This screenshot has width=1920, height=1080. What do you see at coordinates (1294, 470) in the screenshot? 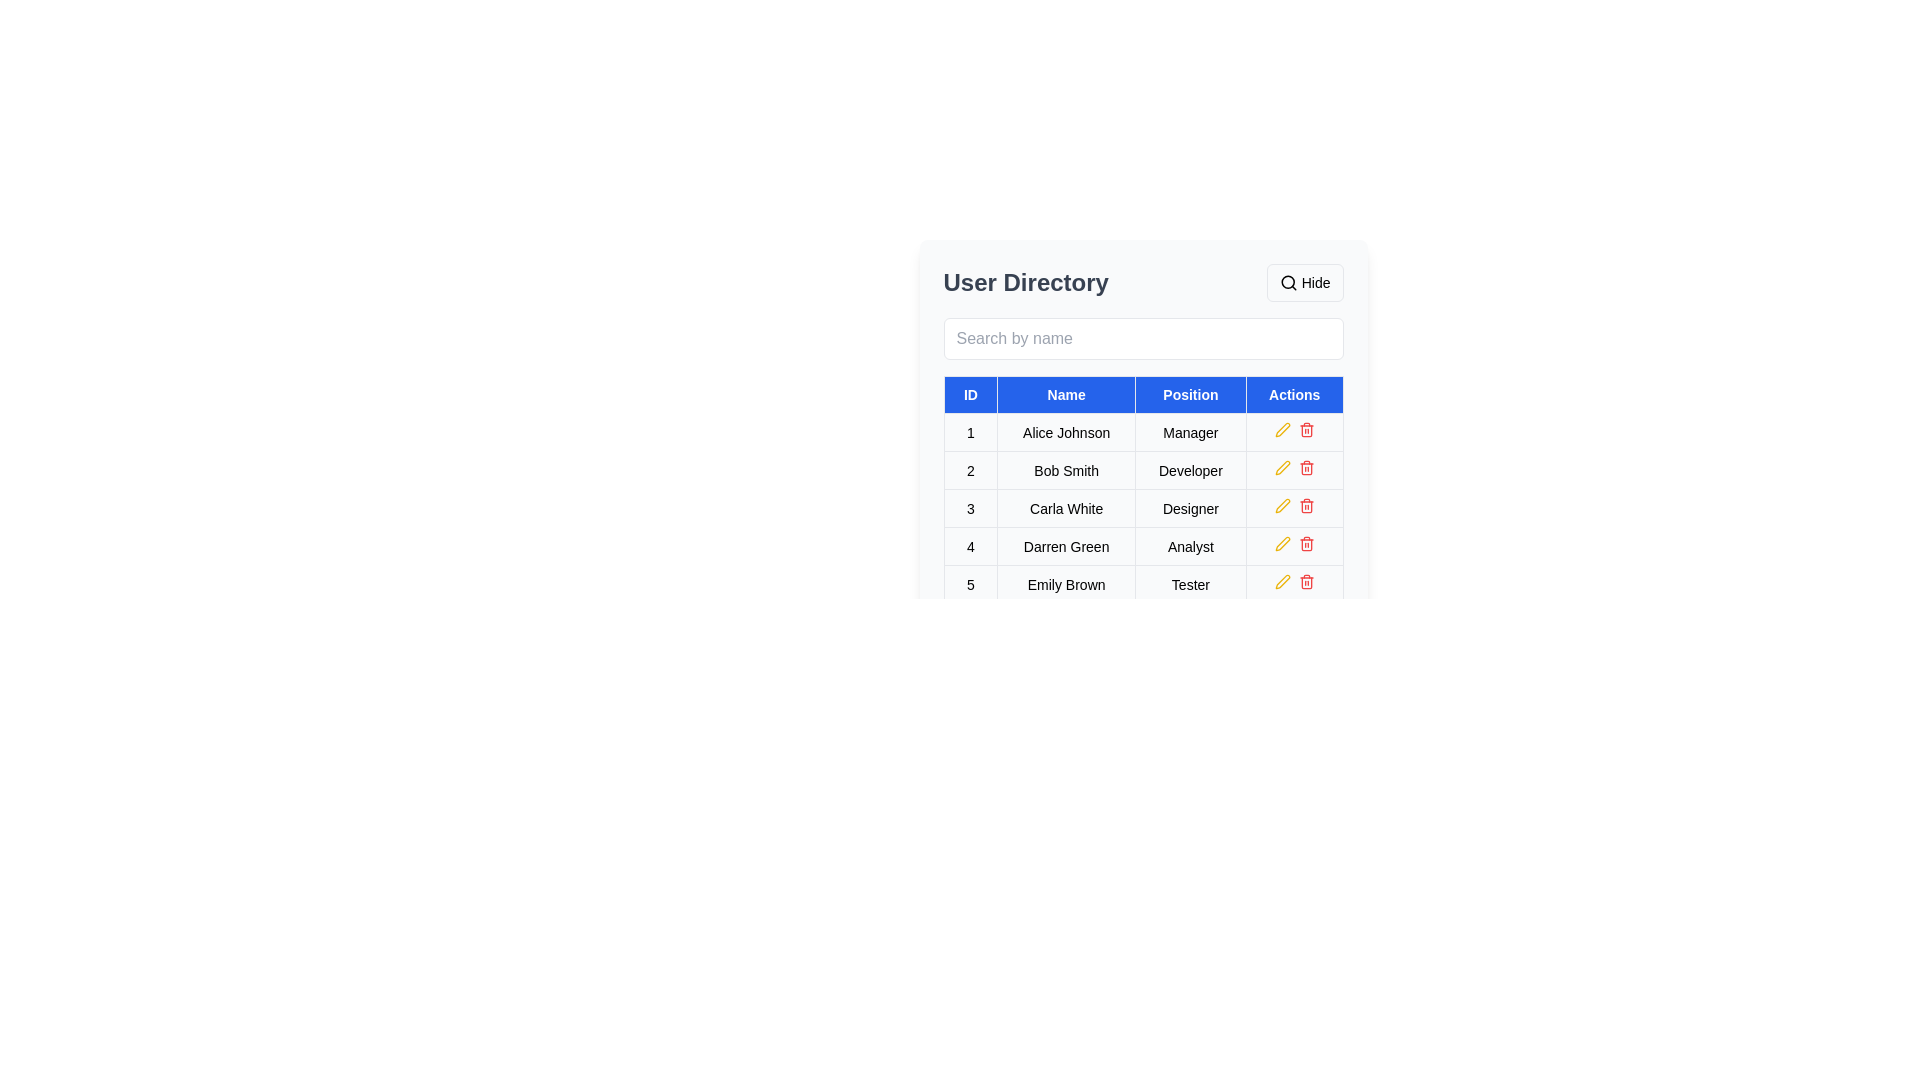
I see `the button in the 'Actions' column for the 'Bob Smith Developer' entry` at bounding box center [1294, 470].